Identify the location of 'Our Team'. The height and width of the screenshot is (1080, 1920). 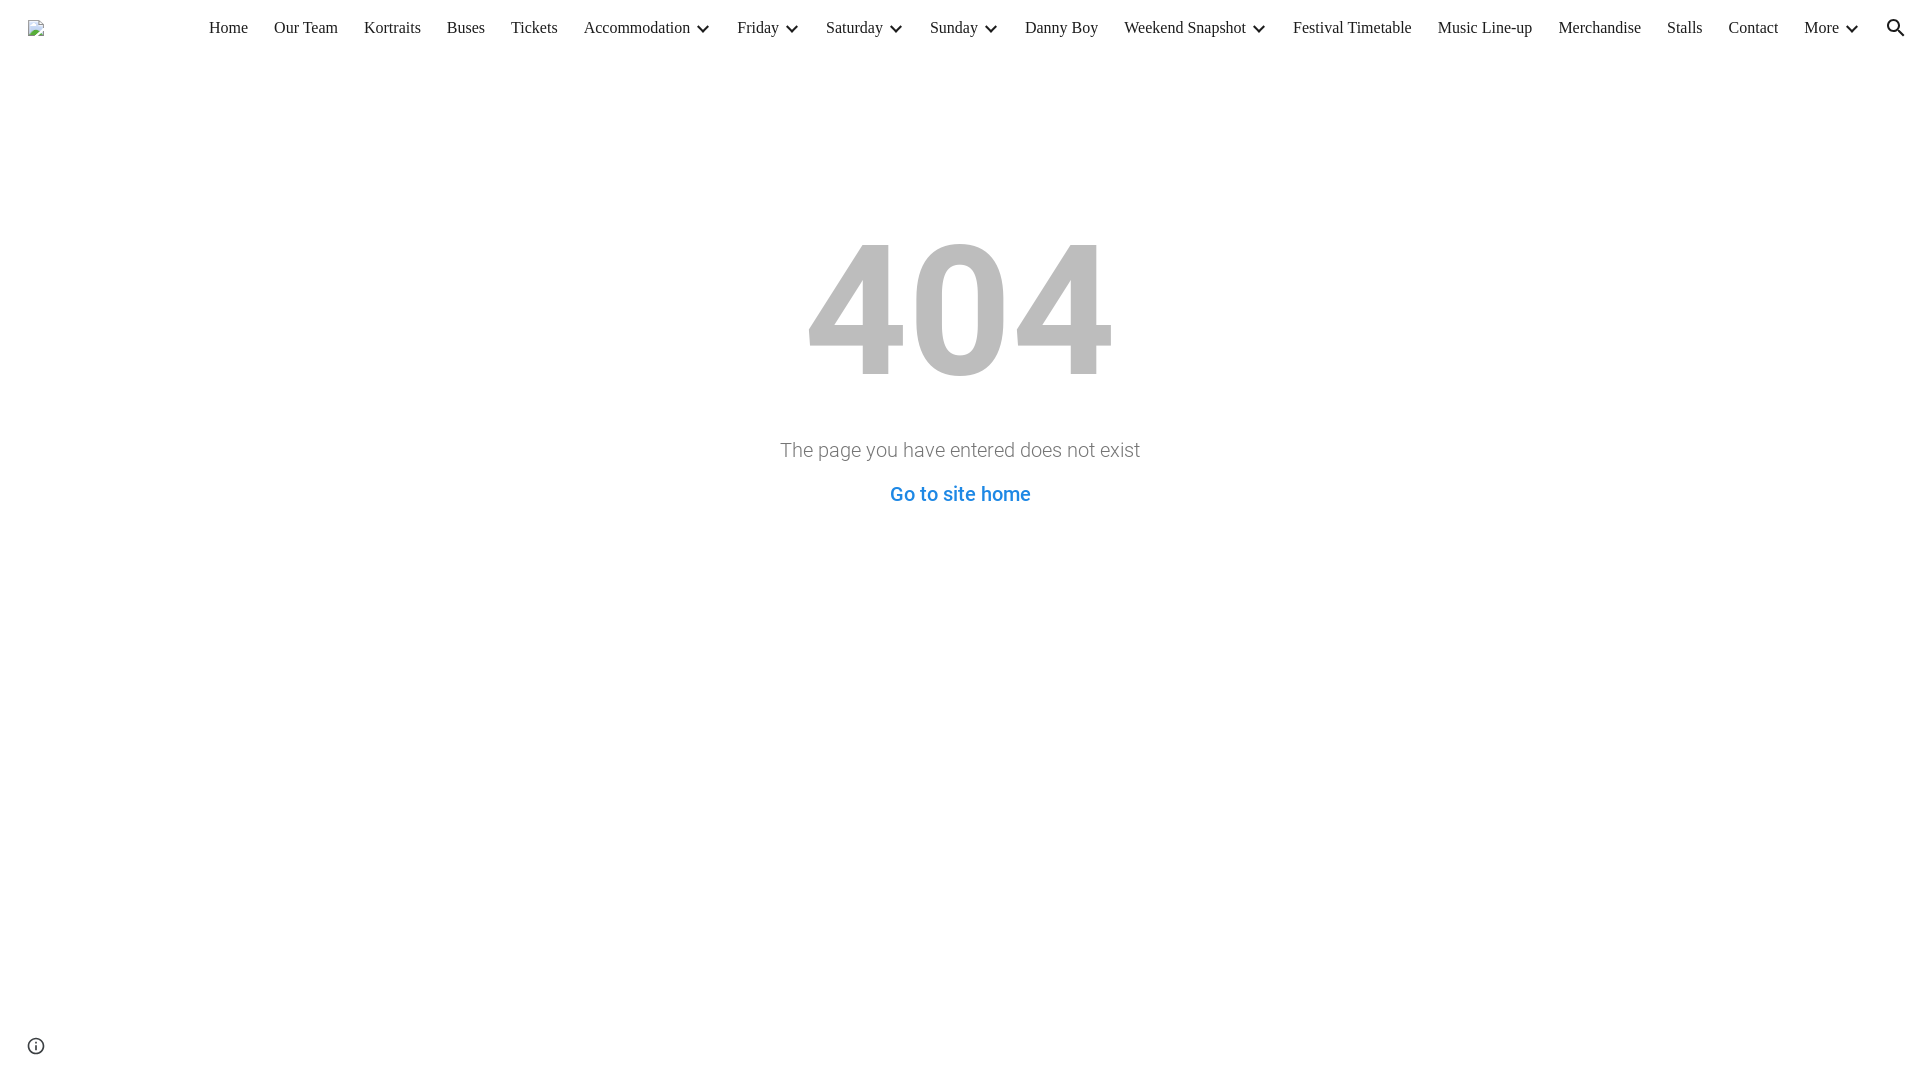
(305, 27).